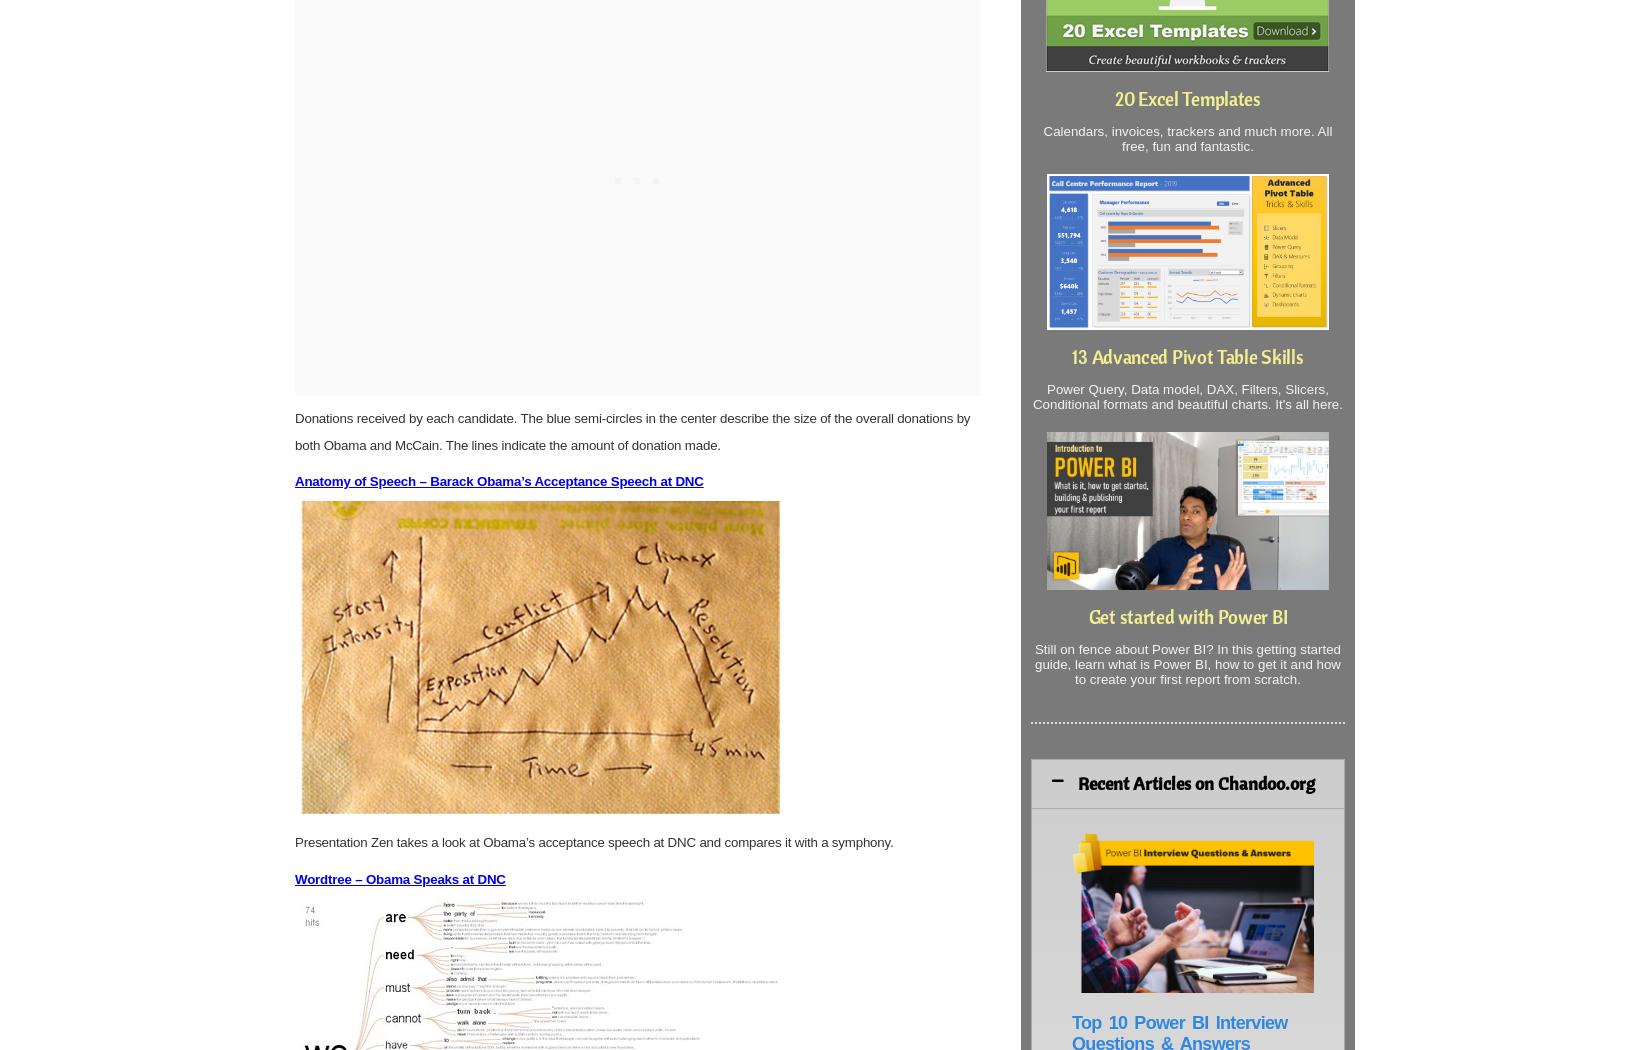  I want to click on 'Recent Articles on Chandoo.org', so click(1195, 782).